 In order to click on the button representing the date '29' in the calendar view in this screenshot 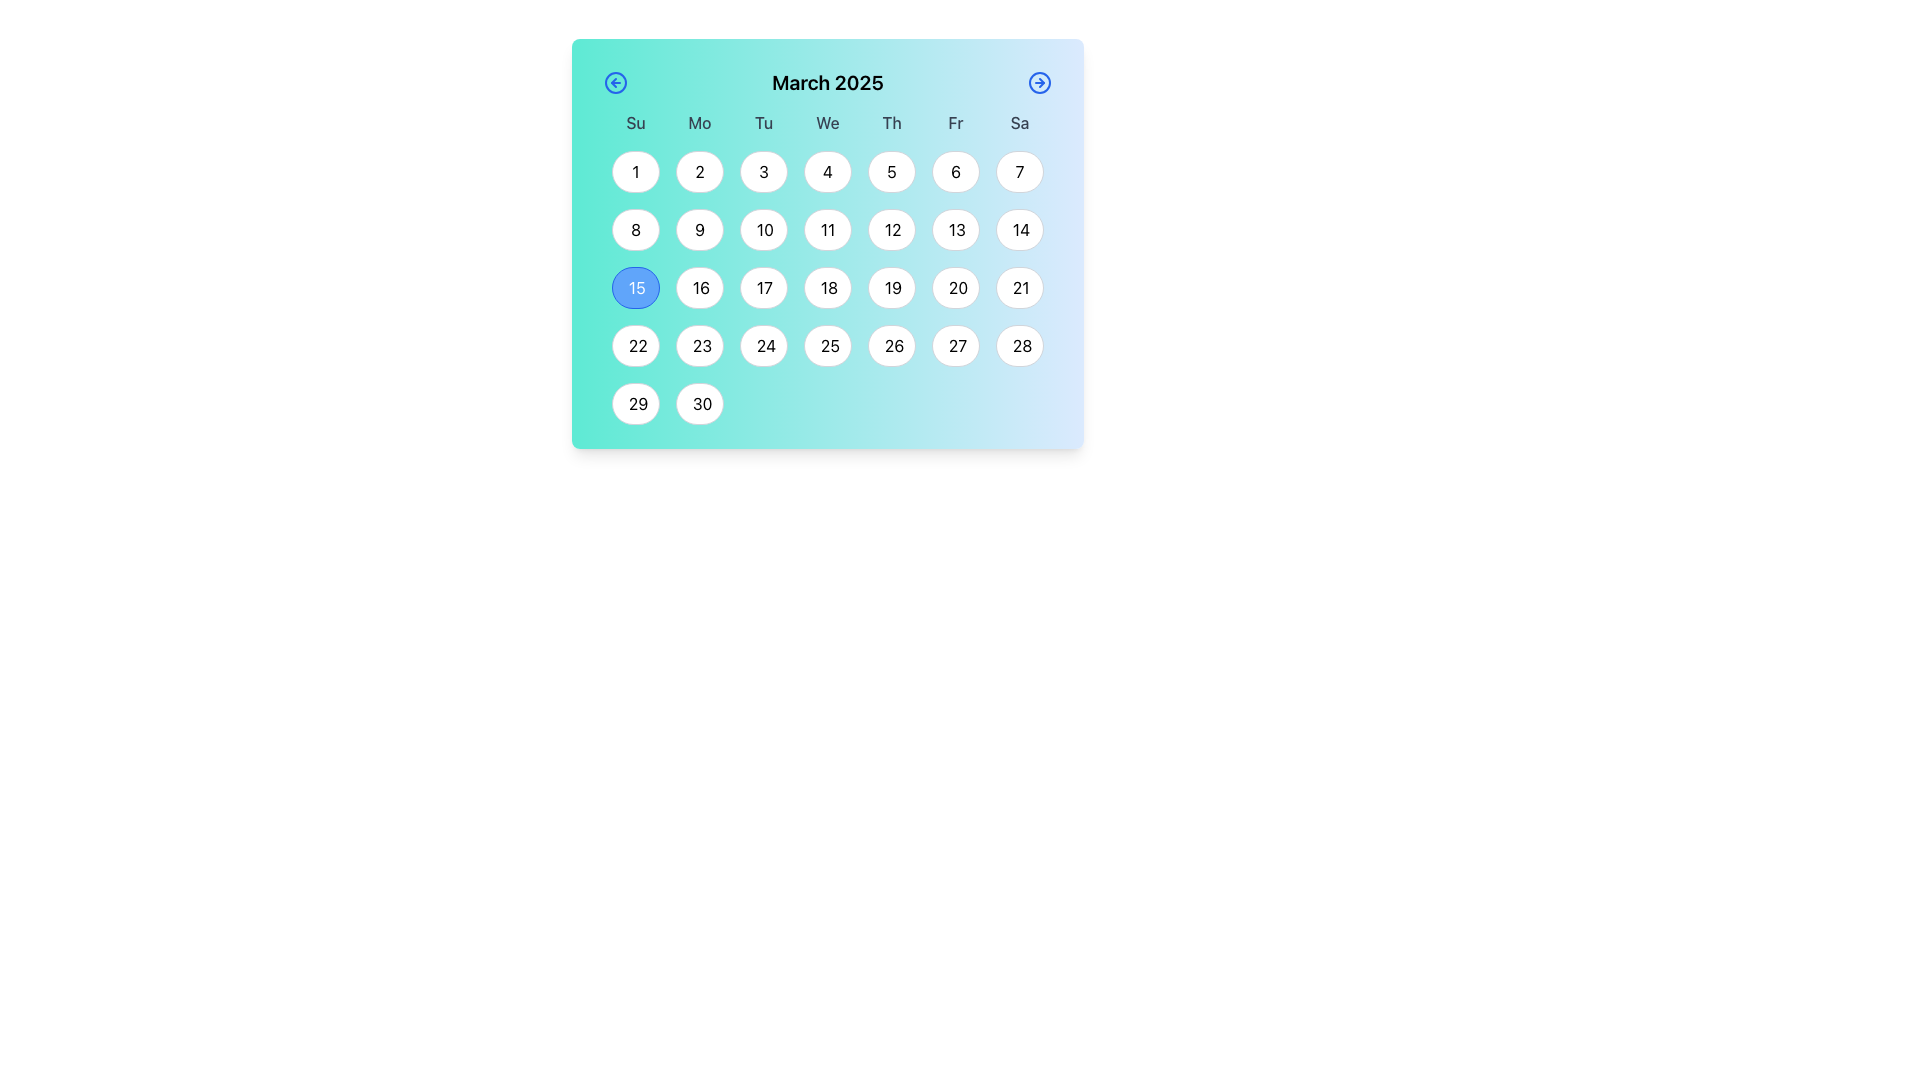, I will do `click(634, 404)`.